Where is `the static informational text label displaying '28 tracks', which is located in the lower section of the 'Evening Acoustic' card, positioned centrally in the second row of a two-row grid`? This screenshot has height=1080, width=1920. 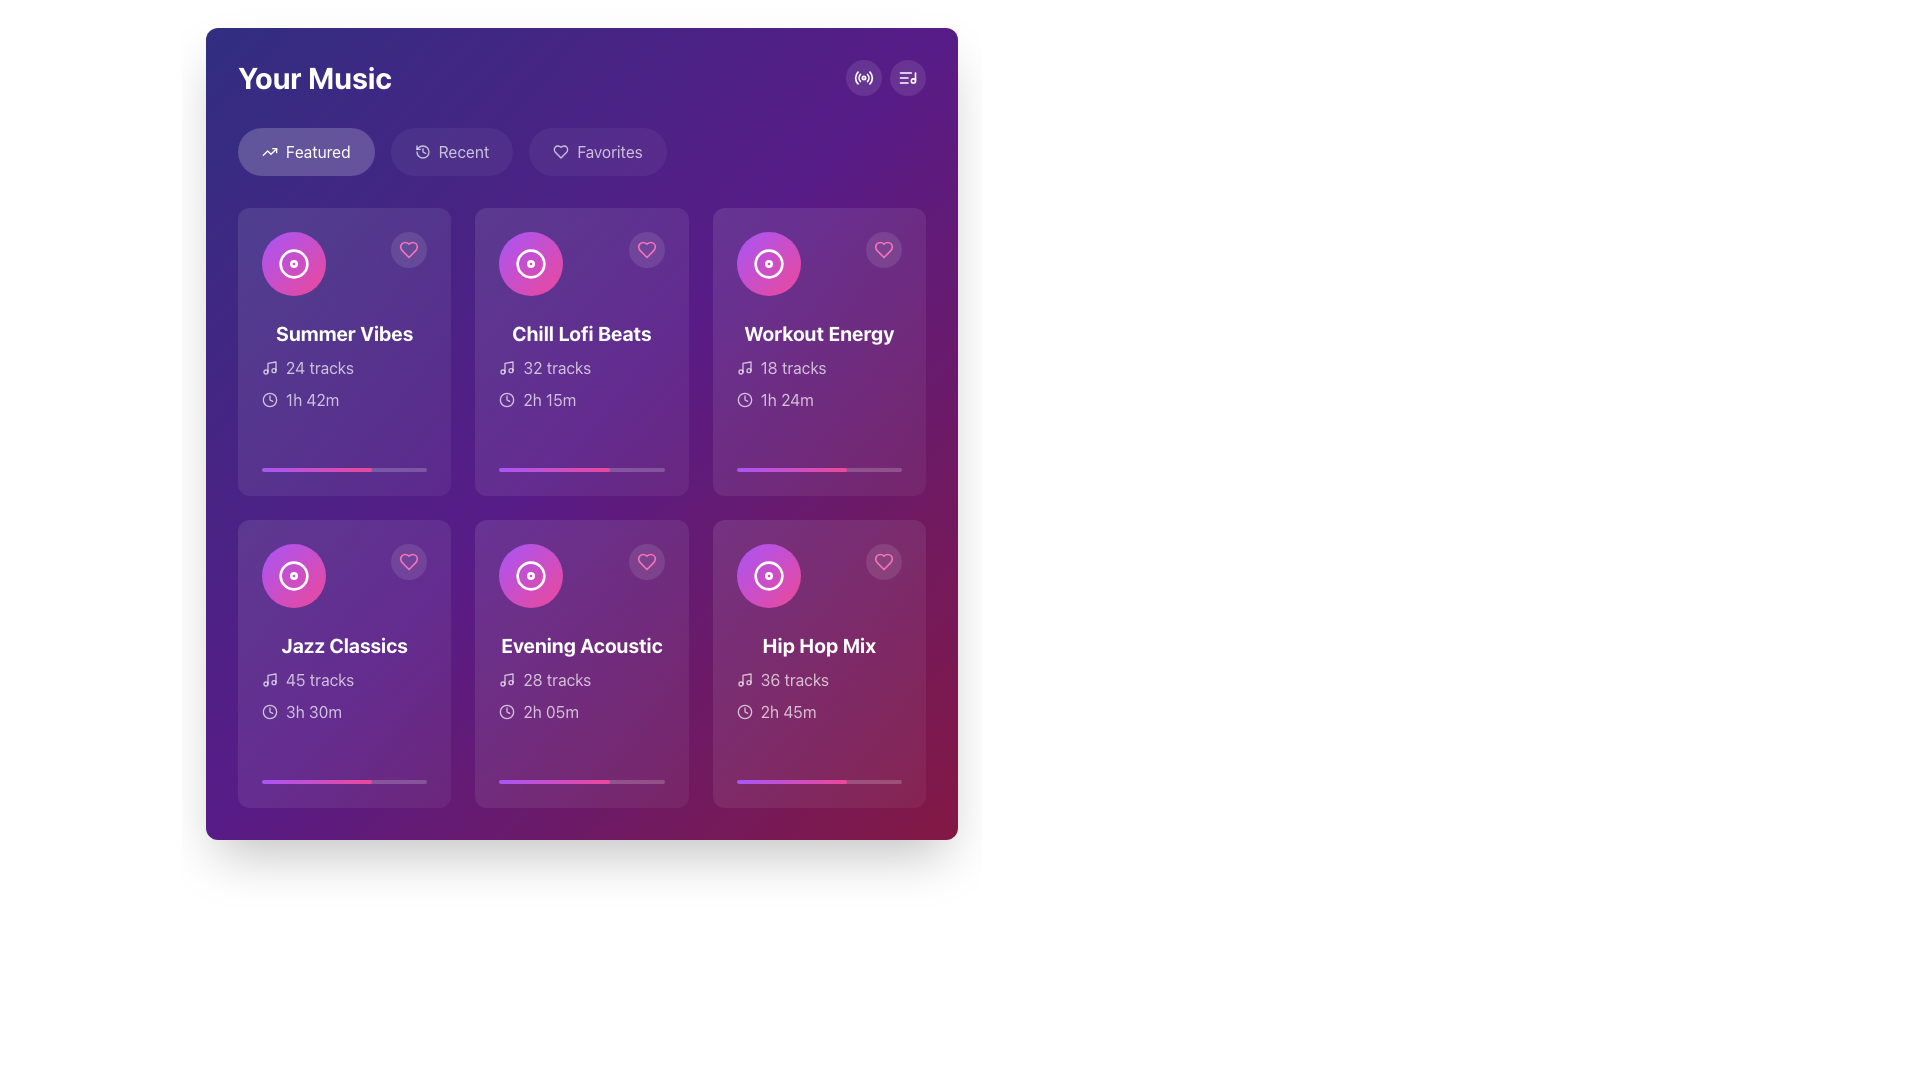 the static informational text label displaying '28 tracks', which is located in the lower section of the 'Evening Acoustic' card, positioned centrally in the second row of a two-row grid is located at coordinates (580, 678).